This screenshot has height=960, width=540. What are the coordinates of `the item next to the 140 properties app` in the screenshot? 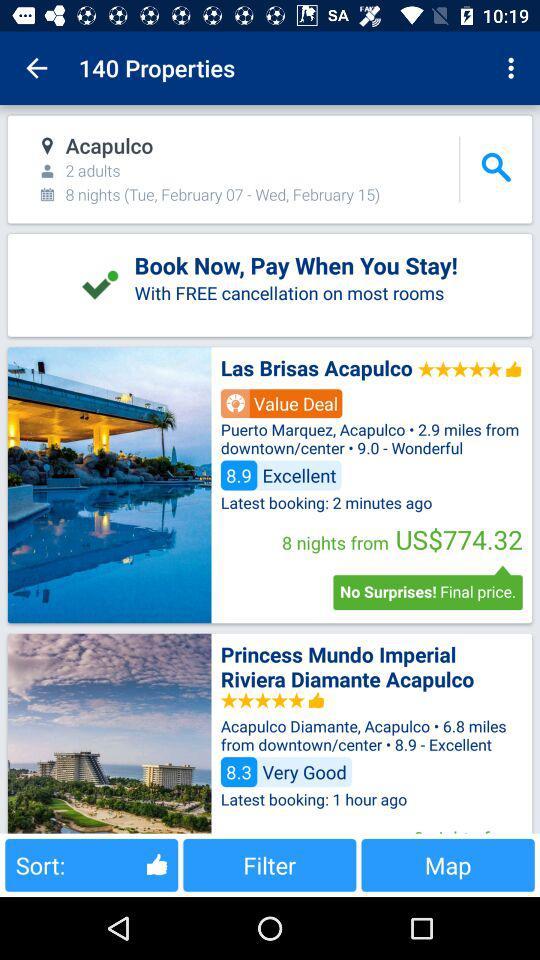 It's located at (36, 68).